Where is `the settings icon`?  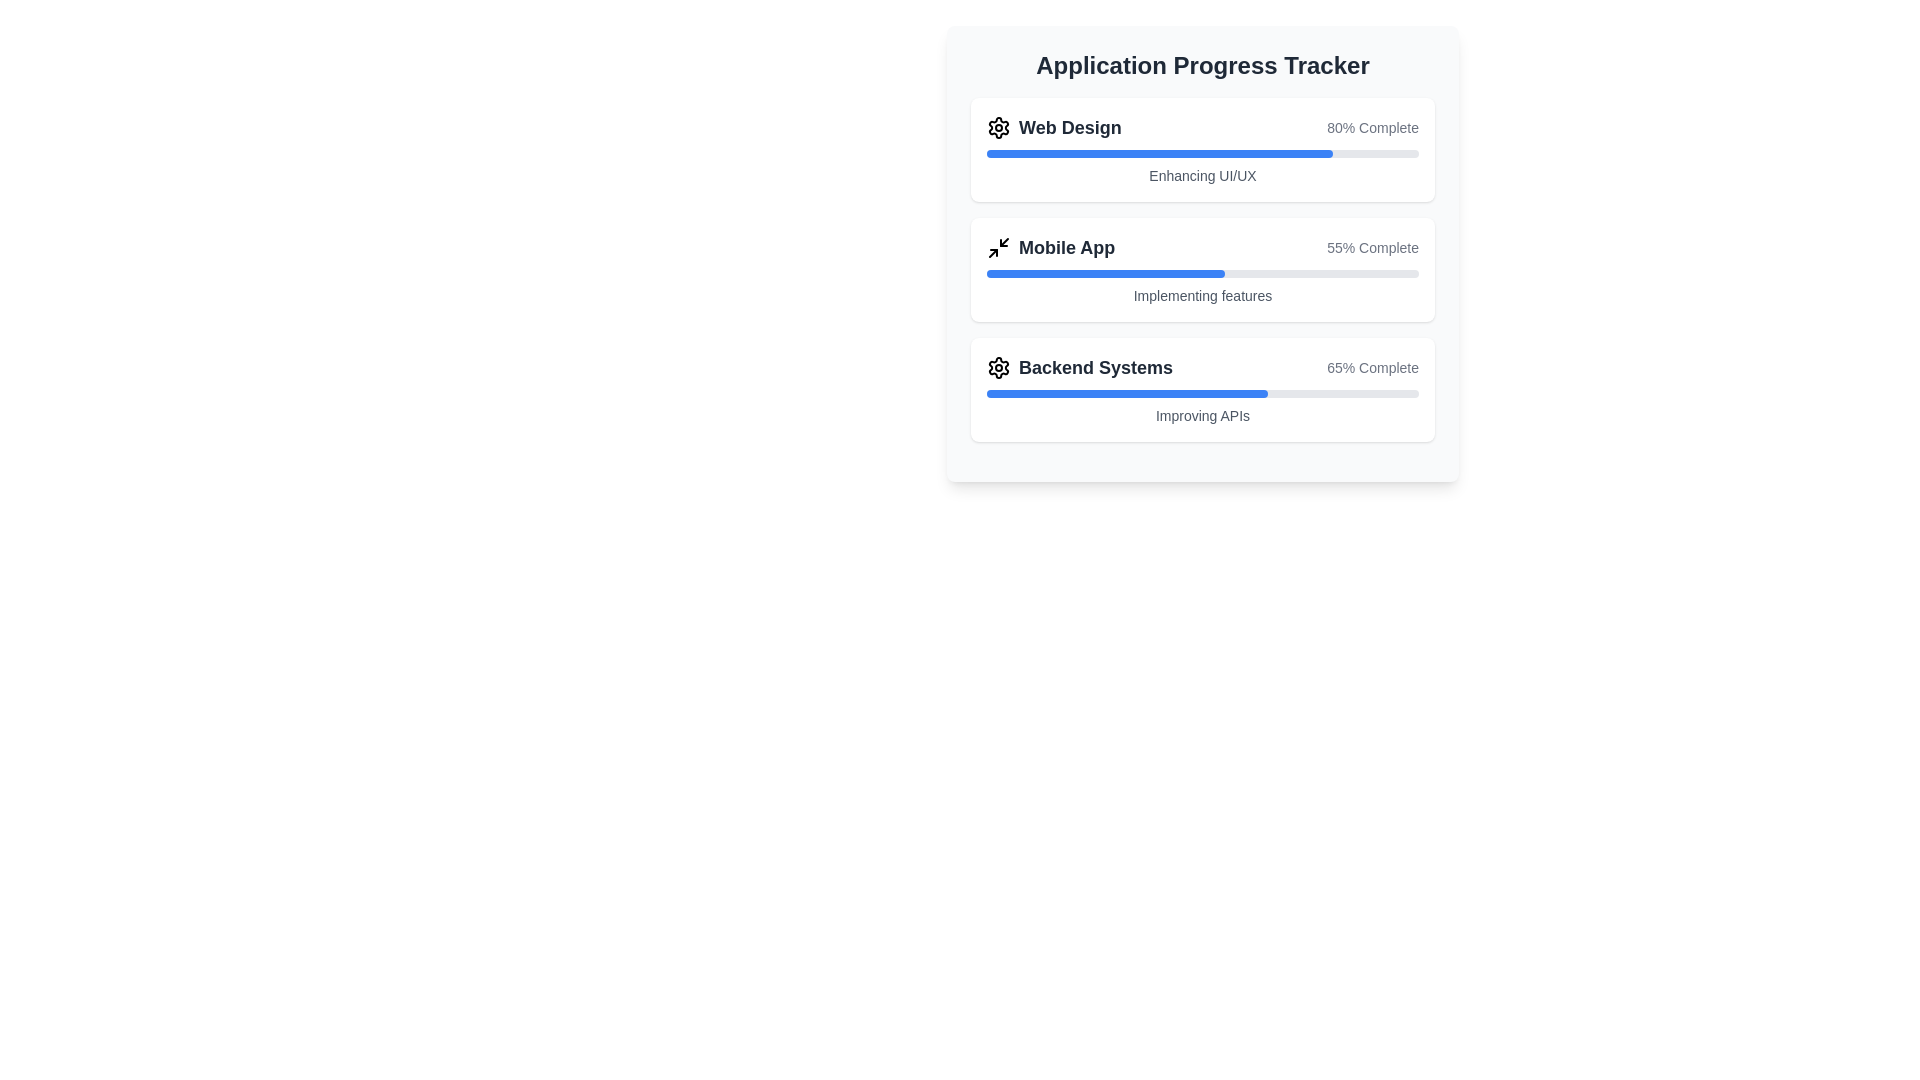
the settings icon is located at coordinates (998, 127).